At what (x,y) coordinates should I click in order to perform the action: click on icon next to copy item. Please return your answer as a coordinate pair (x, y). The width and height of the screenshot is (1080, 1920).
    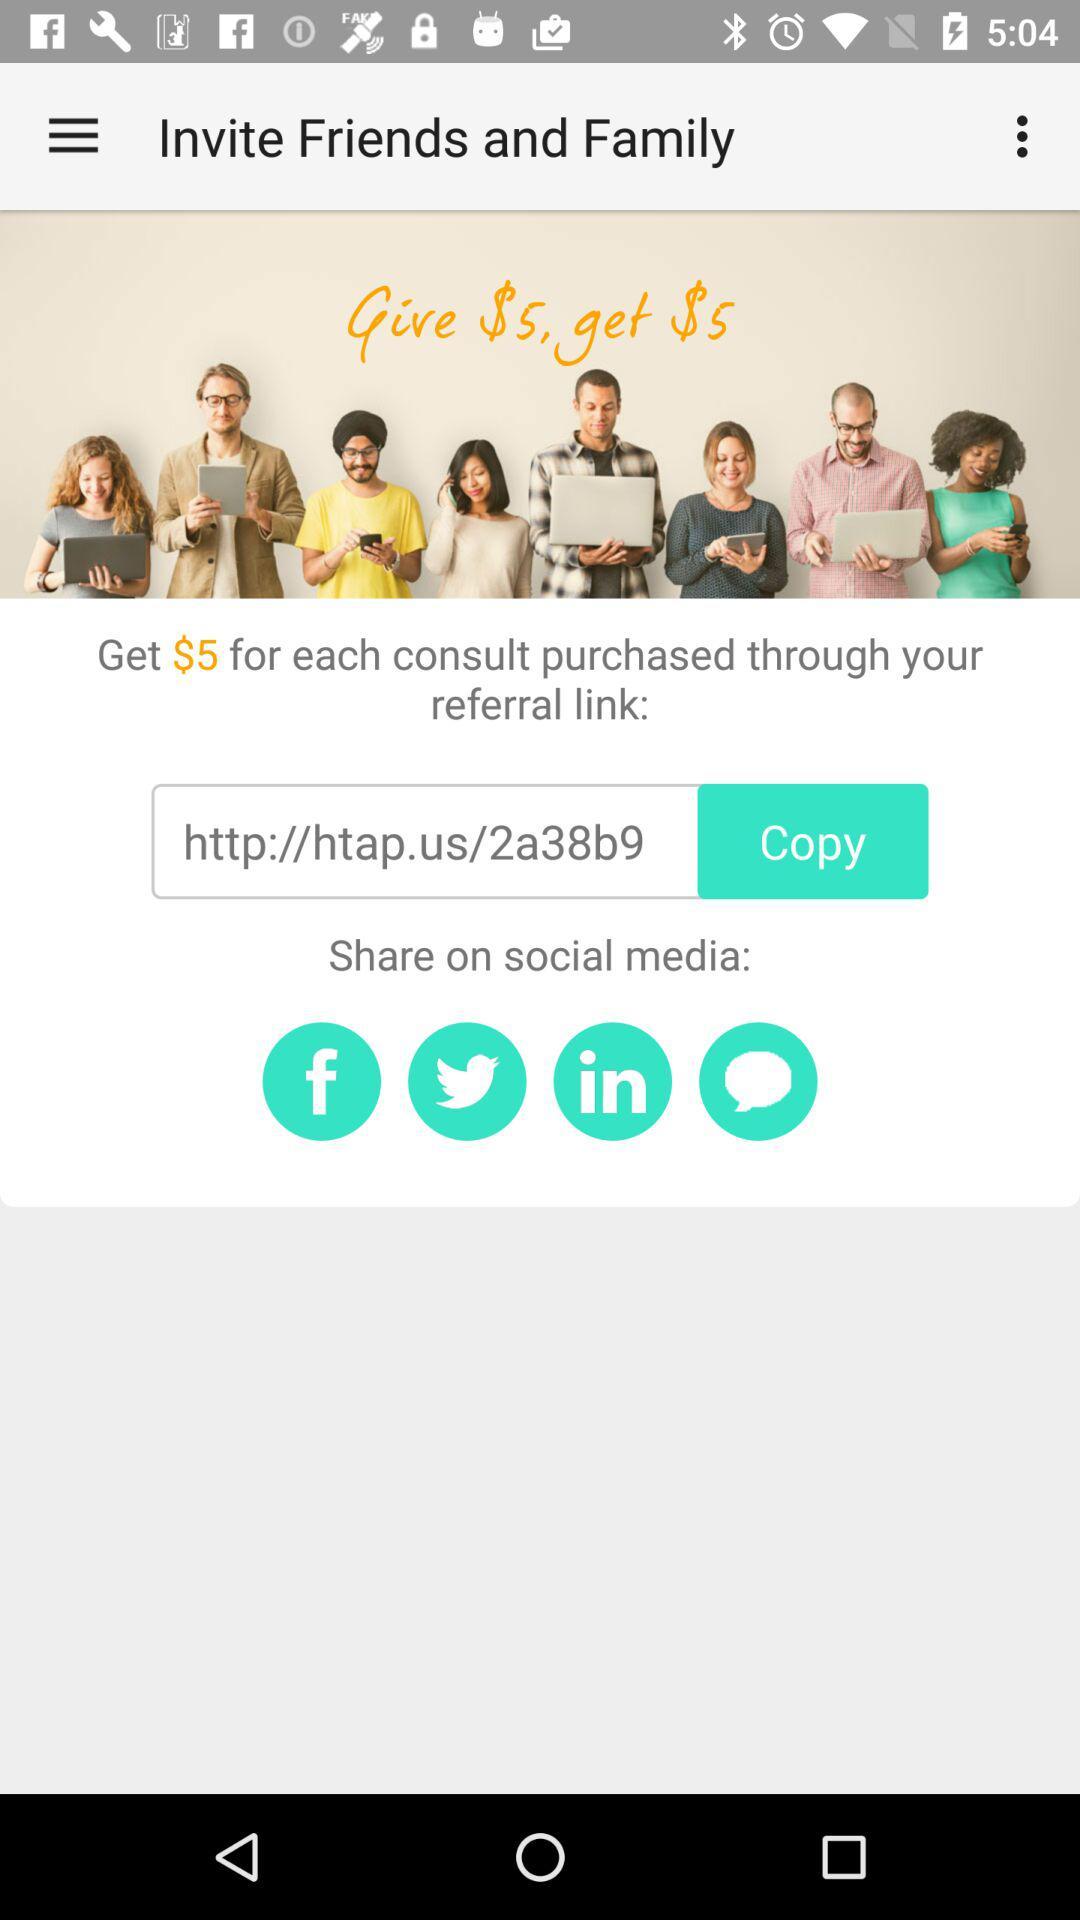
    Looking at the image, I should click on (412, 841).